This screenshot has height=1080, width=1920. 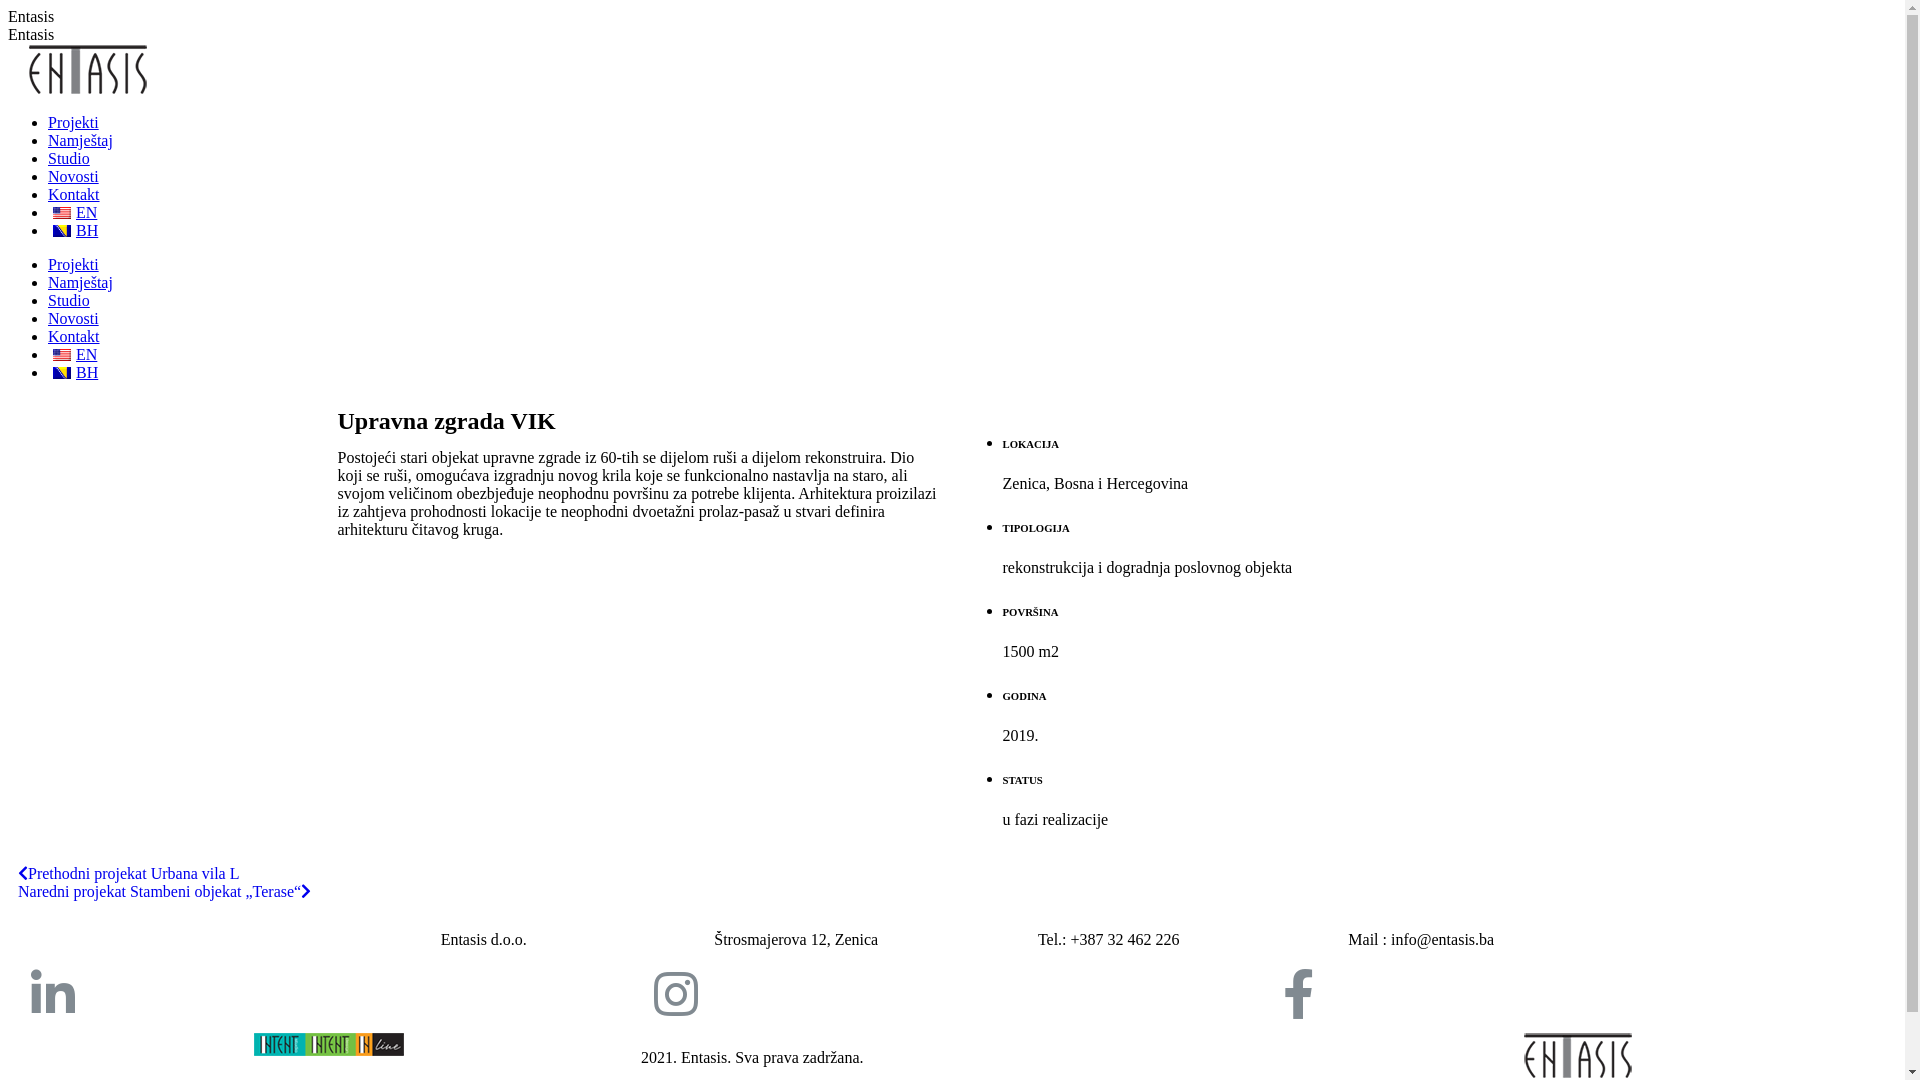 I want to click on 'Kontakt', so click(x=73, y=335).